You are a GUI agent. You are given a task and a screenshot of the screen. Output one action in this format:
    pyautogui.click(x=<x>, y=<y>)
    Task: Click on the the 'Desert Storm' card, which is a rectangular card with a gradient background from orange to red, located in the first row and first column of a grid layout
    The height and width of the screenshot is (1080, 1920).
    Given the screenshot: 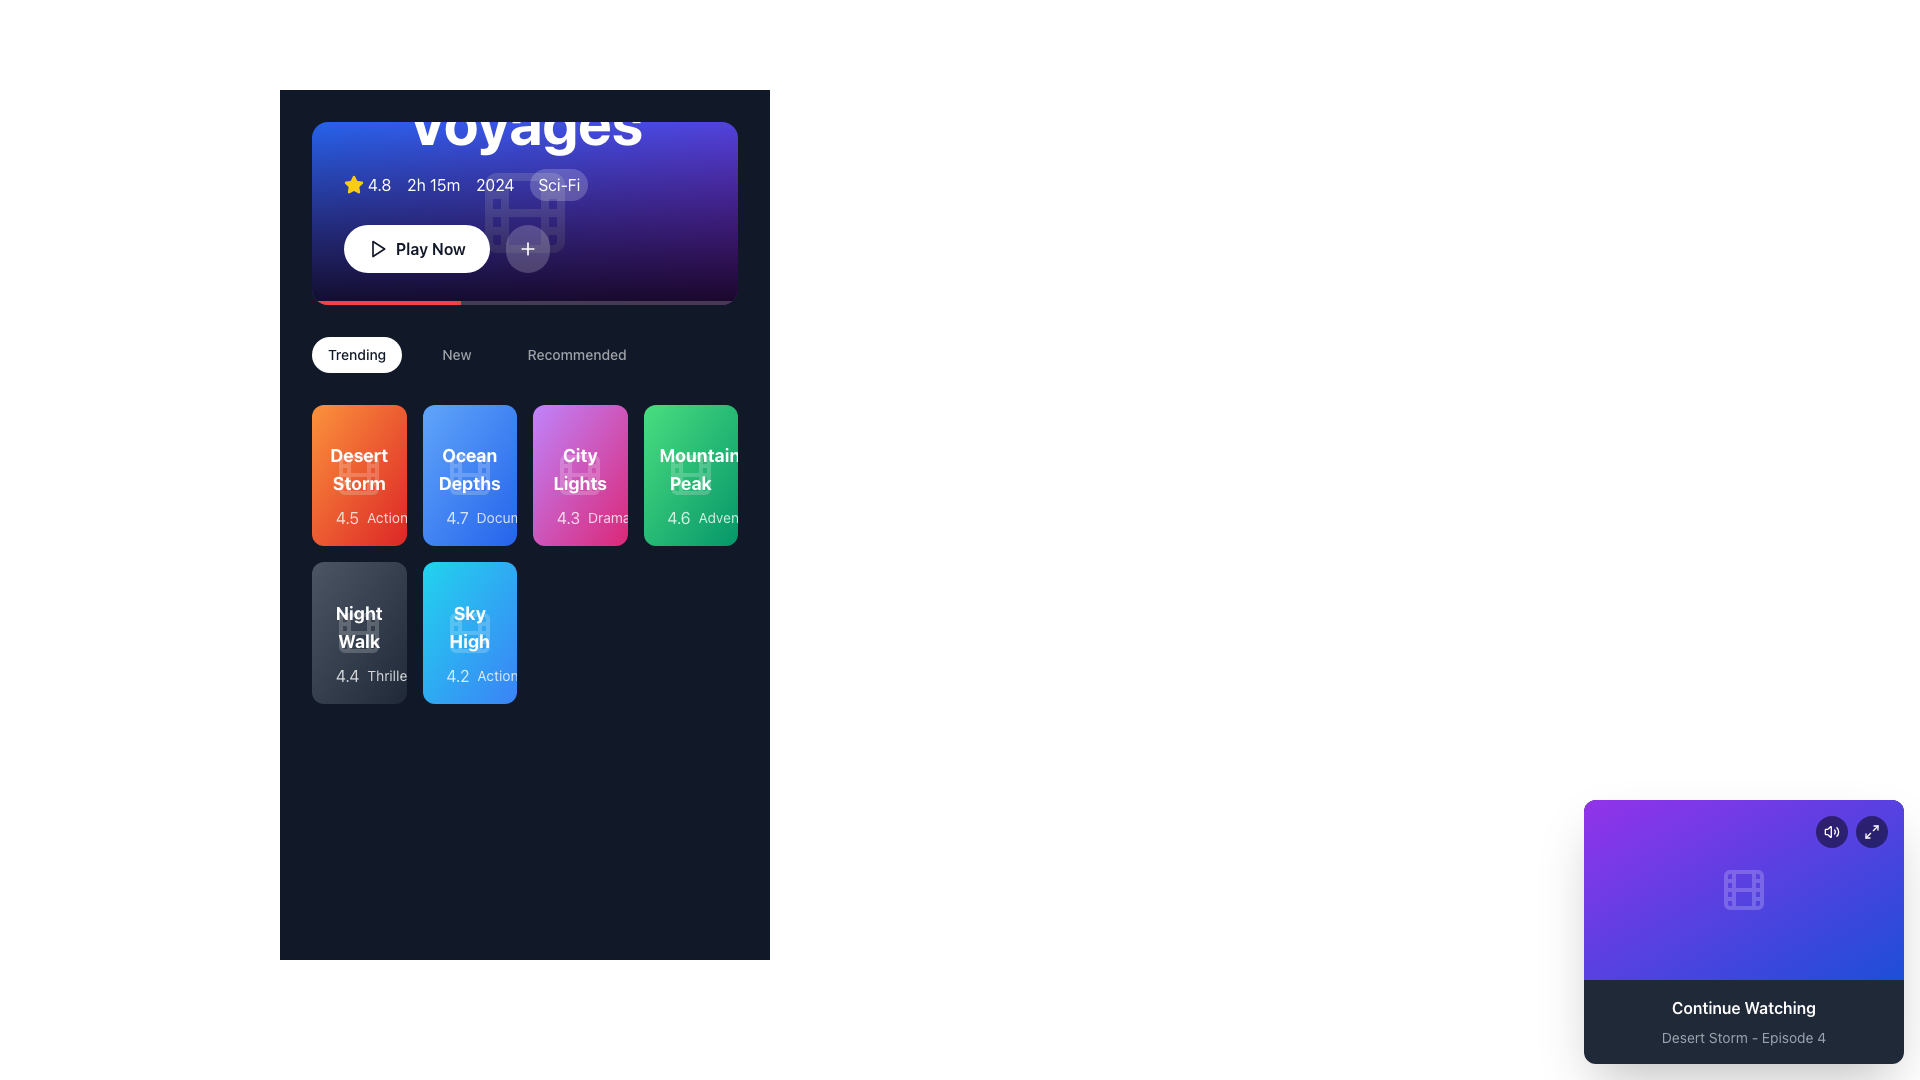 What is the action you would take?
    pyautogui.click(x=359, y=475)
    